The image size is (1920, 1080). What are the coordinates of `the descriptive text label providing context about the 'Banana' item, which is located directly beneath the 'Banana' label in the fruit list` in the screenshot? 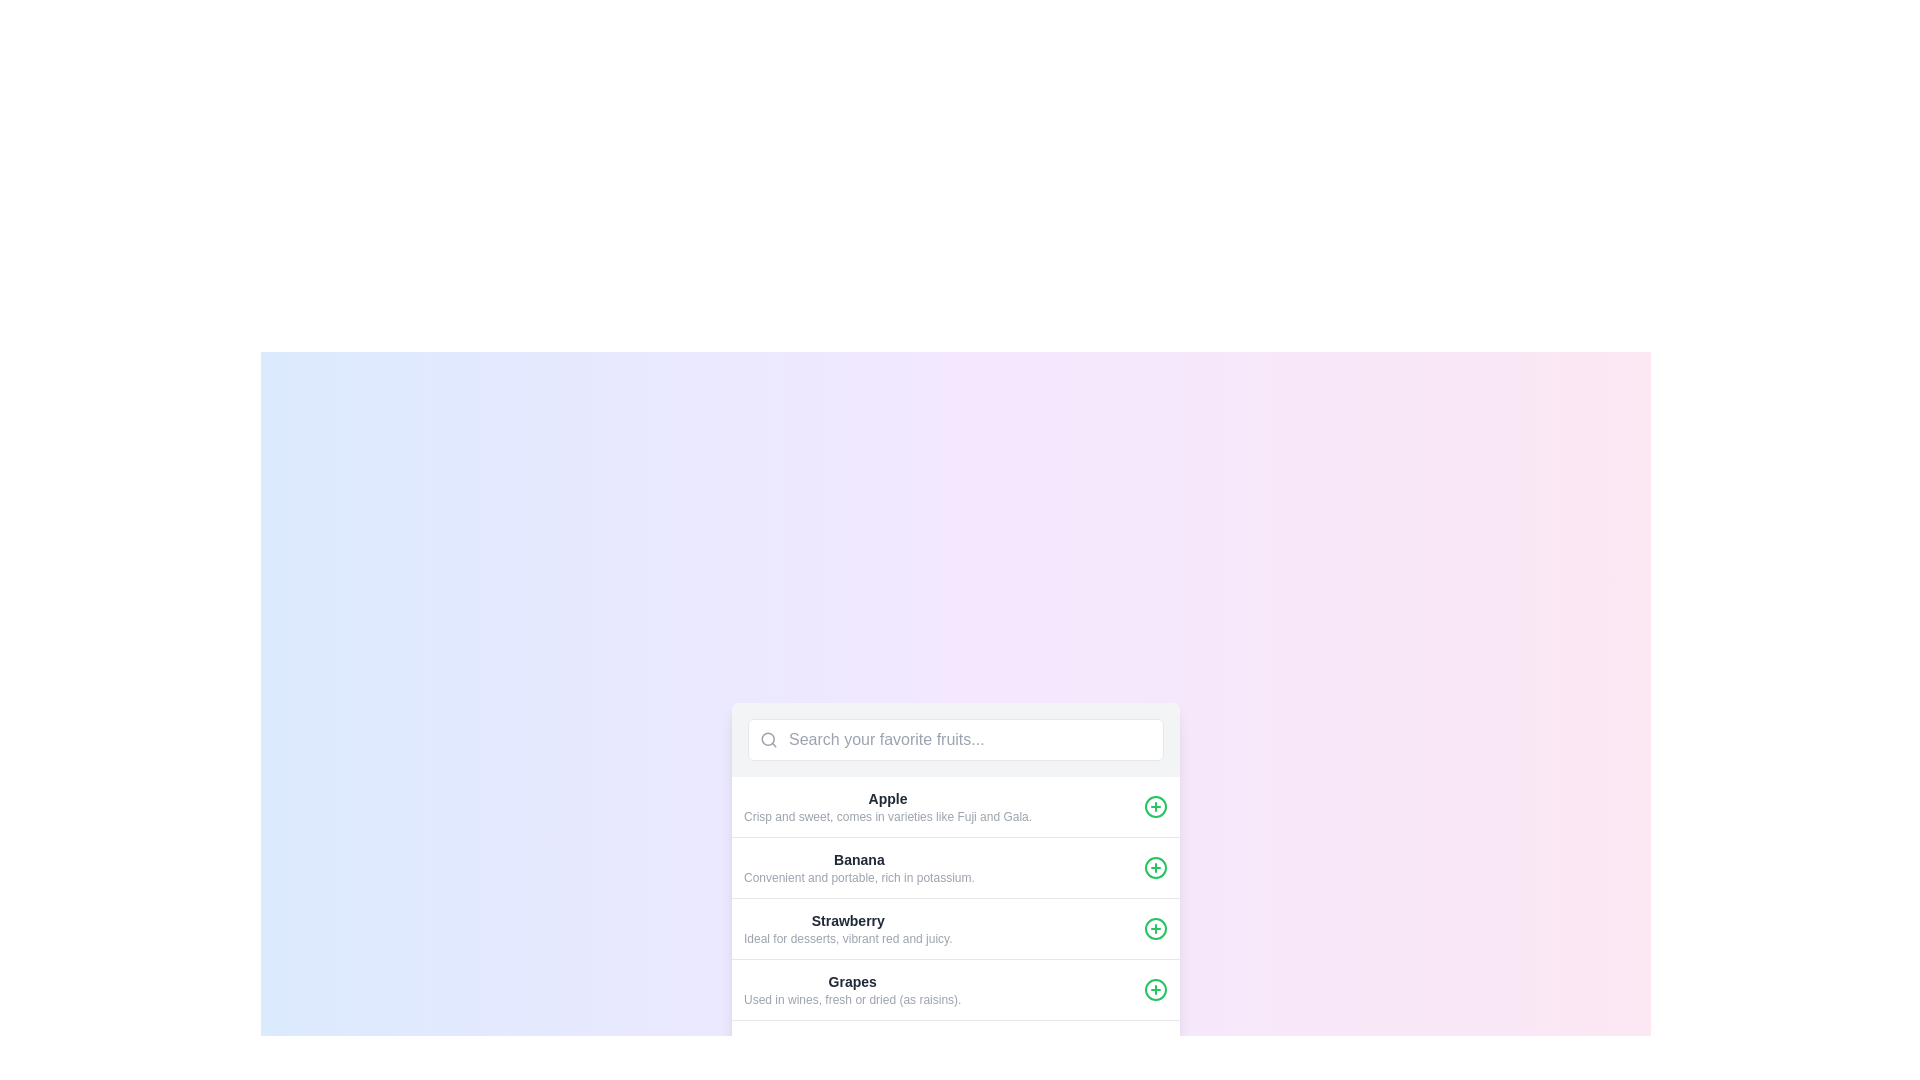 It's located at (859, 877).